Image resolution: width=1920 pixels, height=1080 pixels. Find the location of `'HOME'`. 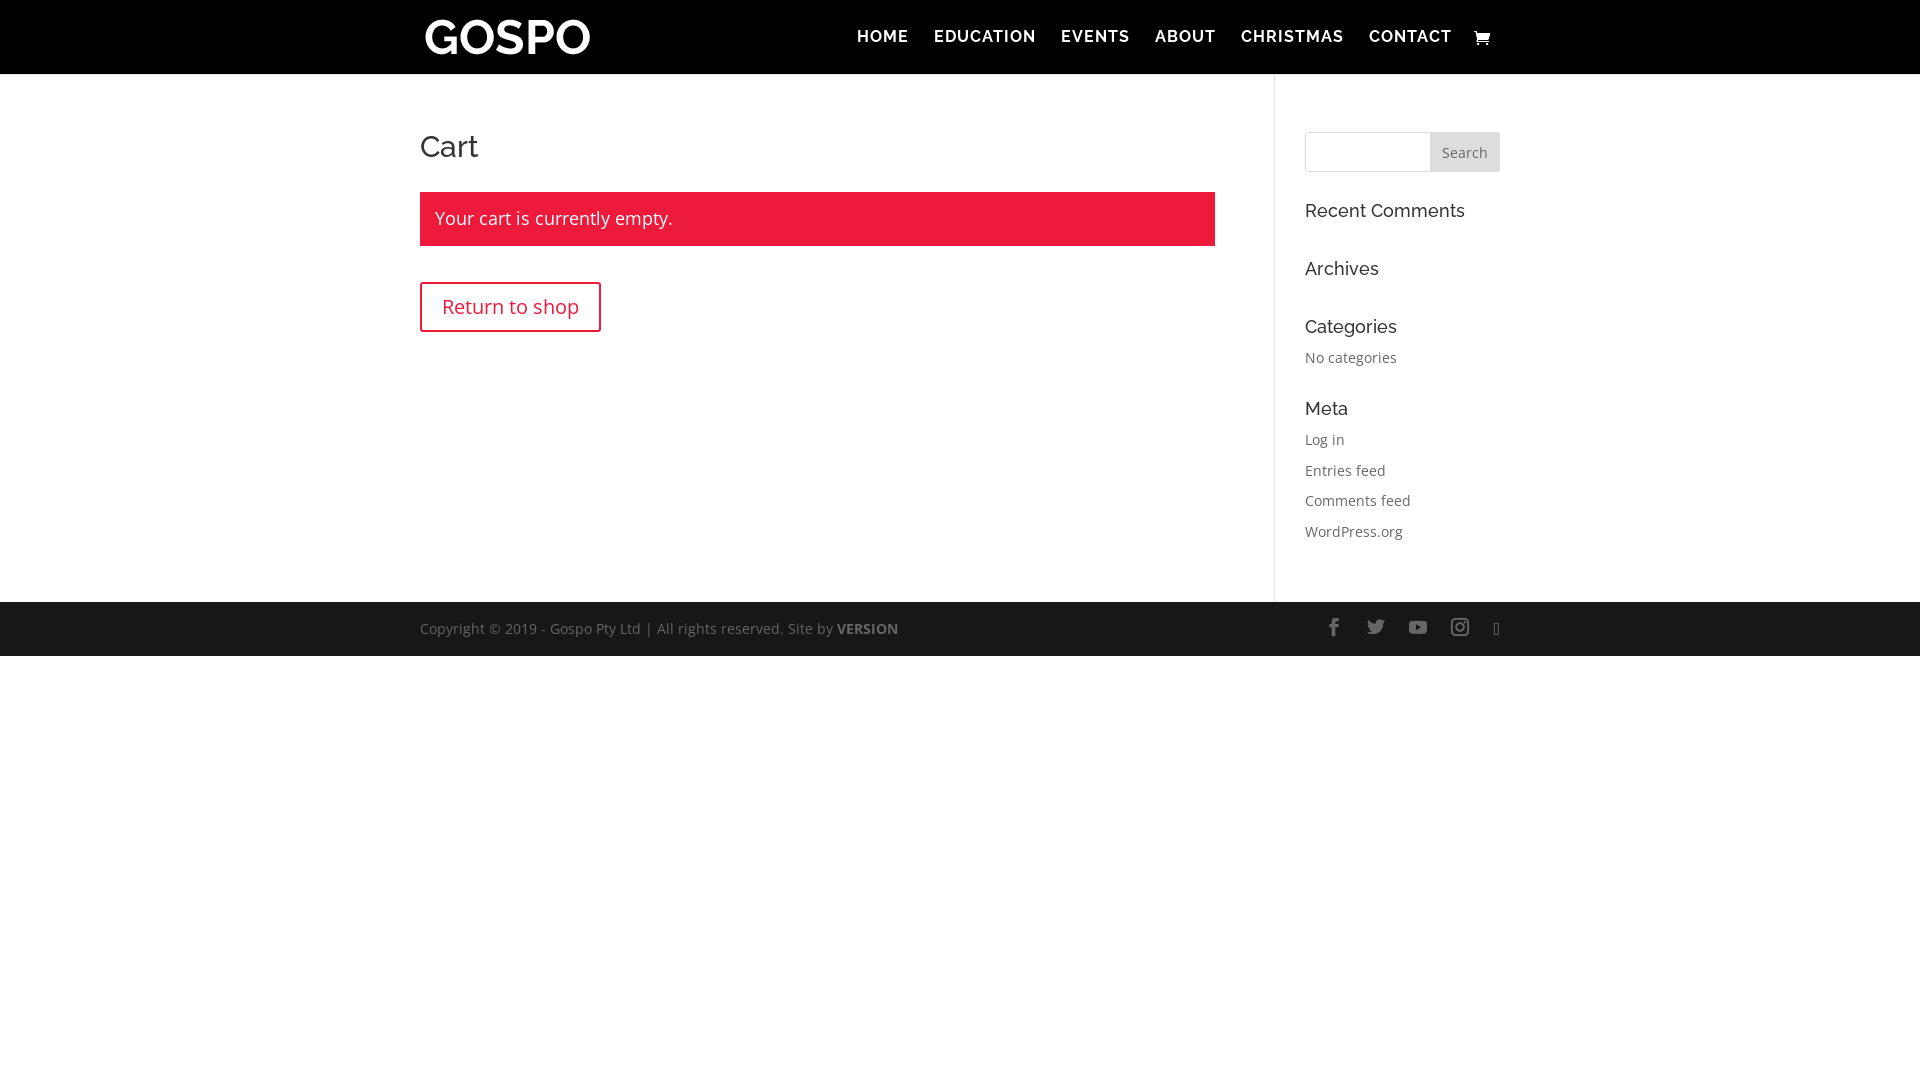

'HOME' is located at coordinates (882, 50).